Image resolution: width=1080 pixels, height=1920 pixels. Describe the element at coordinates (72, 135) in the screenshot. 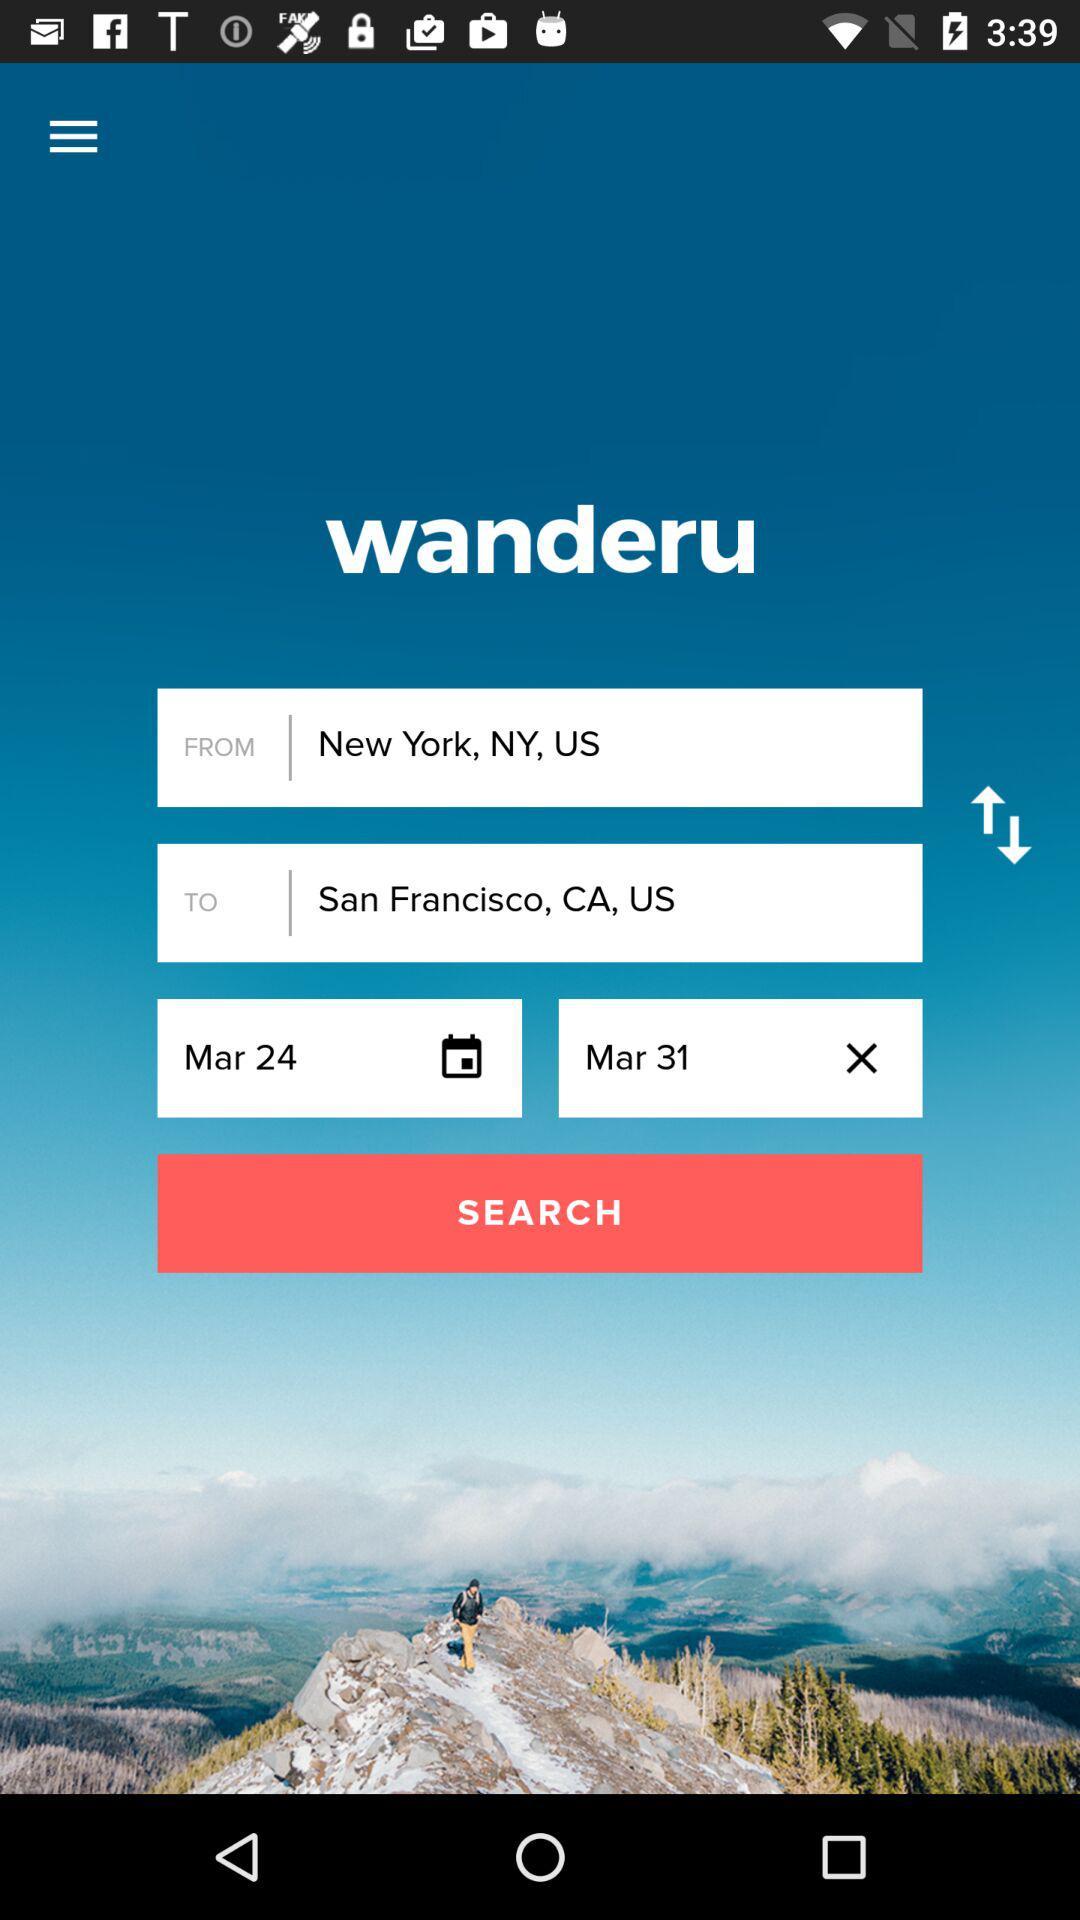

I see `see menu` at that location.